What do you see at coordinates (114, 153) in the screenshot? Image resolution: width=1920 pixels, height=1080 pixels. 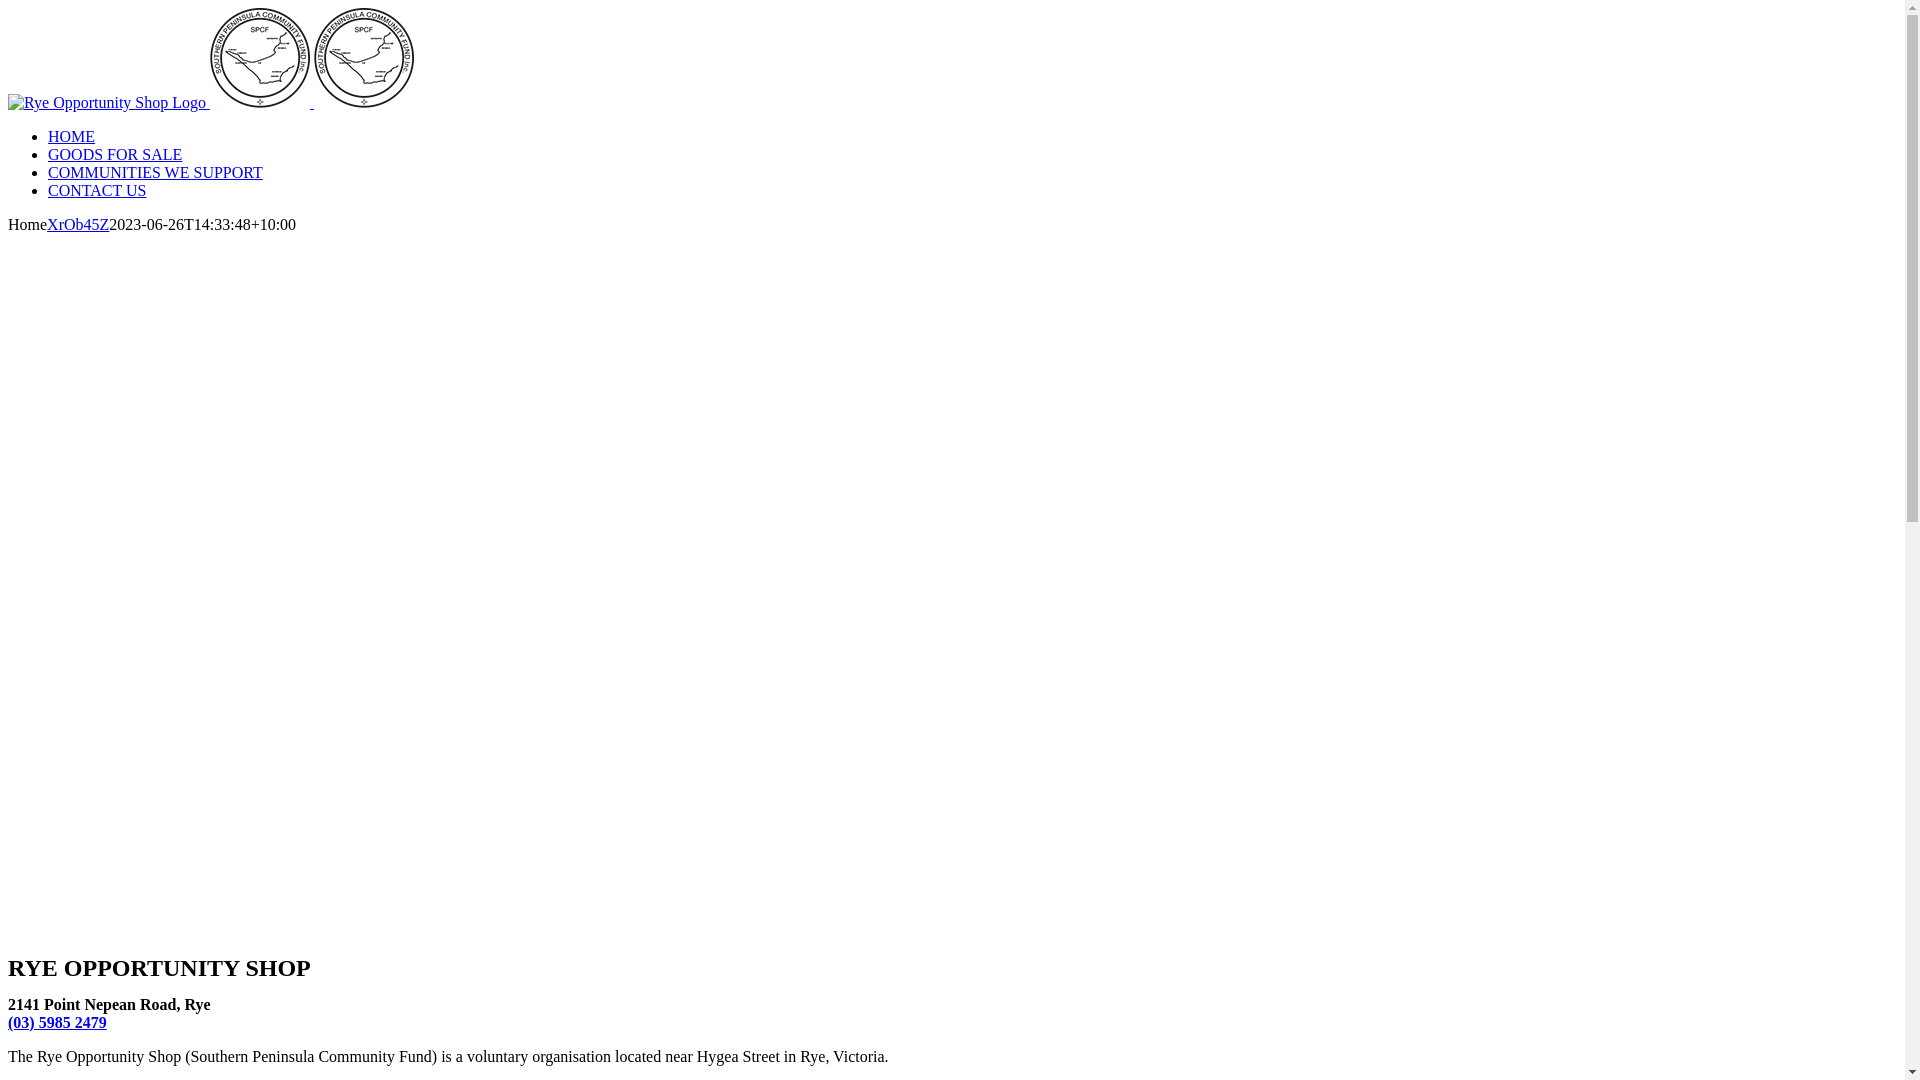 I see `'GOODS FOR SALE'` at bounding box center [114, 153].